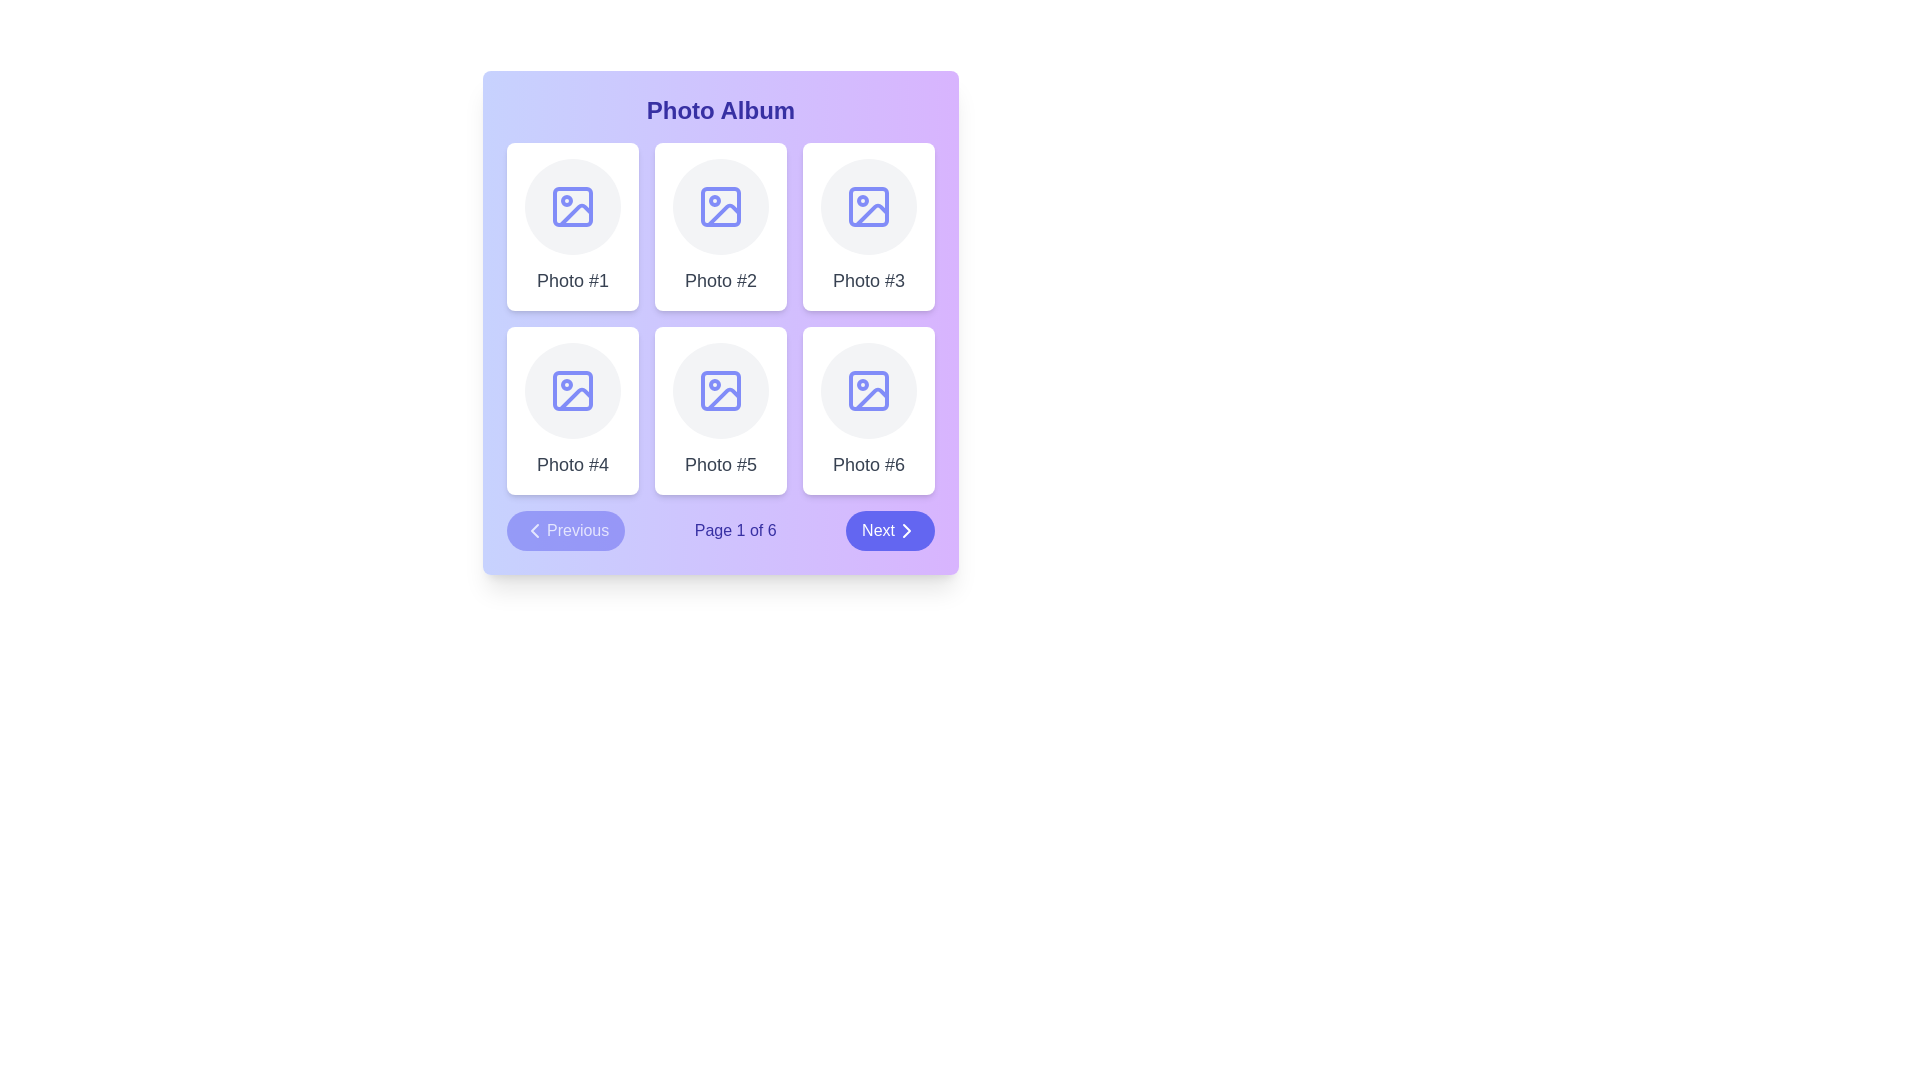 This screenshot has height=1080, width=1920. Describe the element at coordinates (571, 207) in the screenshot. I see `the outermost rectangular part of the SVG icon located in the top-left corner of the photo grid in the photo album interface` at that location.